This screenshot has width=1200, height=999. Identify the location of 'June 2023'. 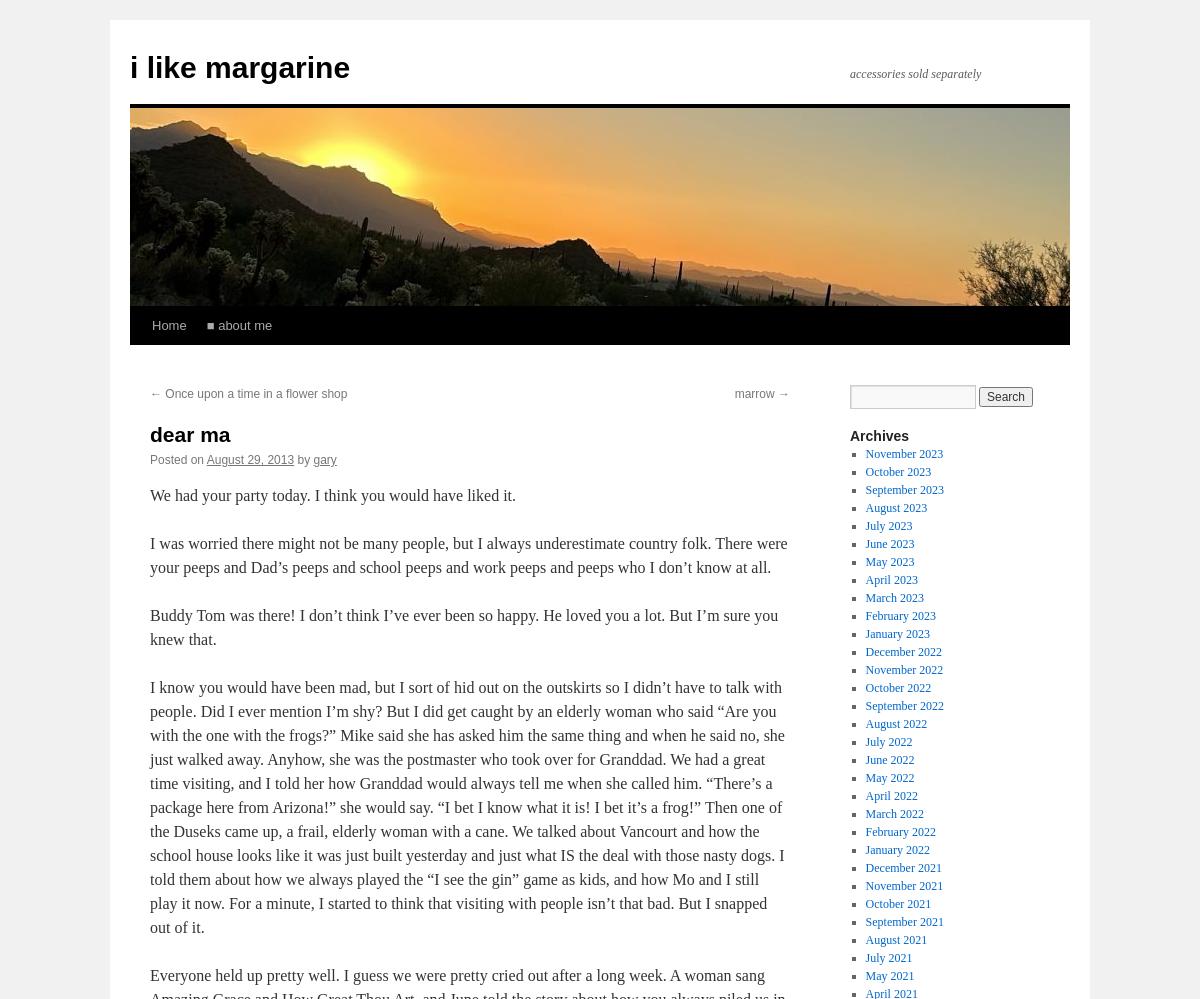
(863, 542).